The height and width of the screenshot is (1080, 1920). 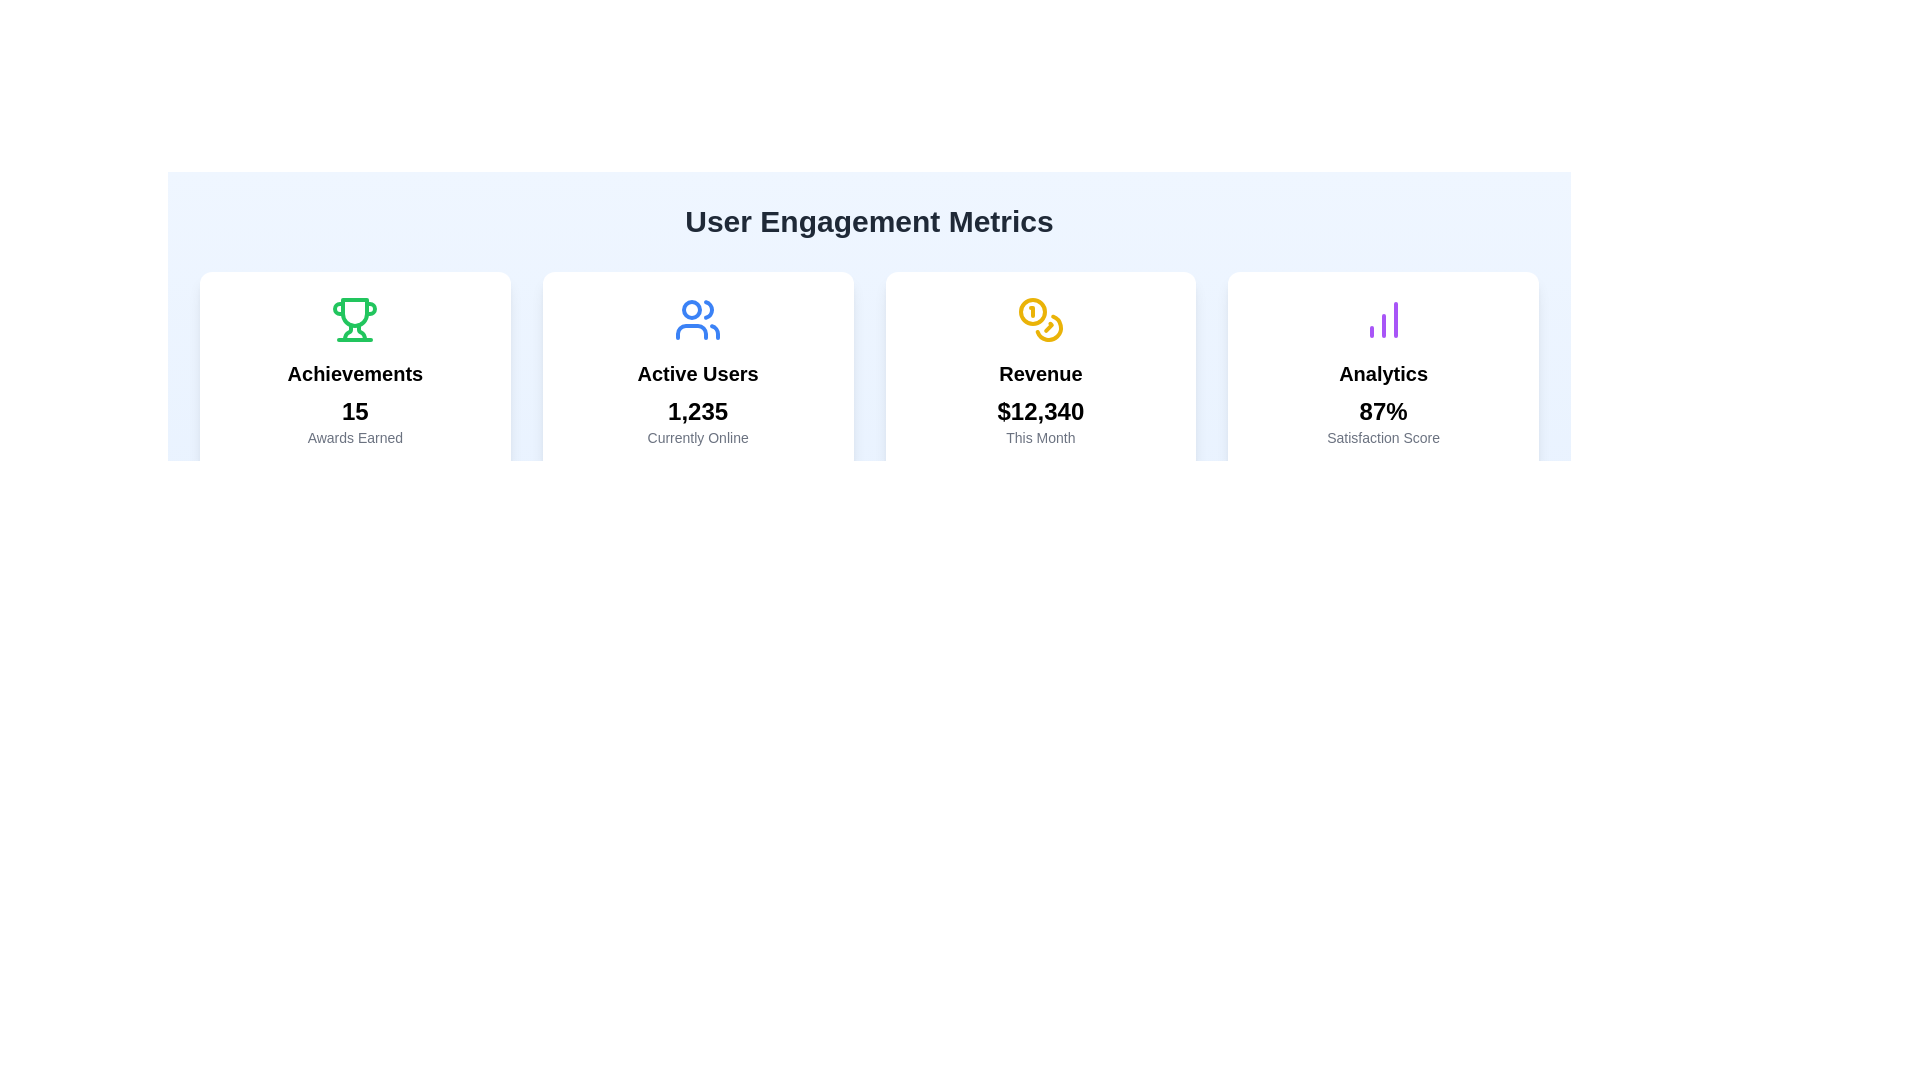 I want to click on the 'Satisfaction Score' text label, which is styled in gray and positioned below the '87%' text within the white card in the 'Analytics' section, so click(x=1382, y=437).